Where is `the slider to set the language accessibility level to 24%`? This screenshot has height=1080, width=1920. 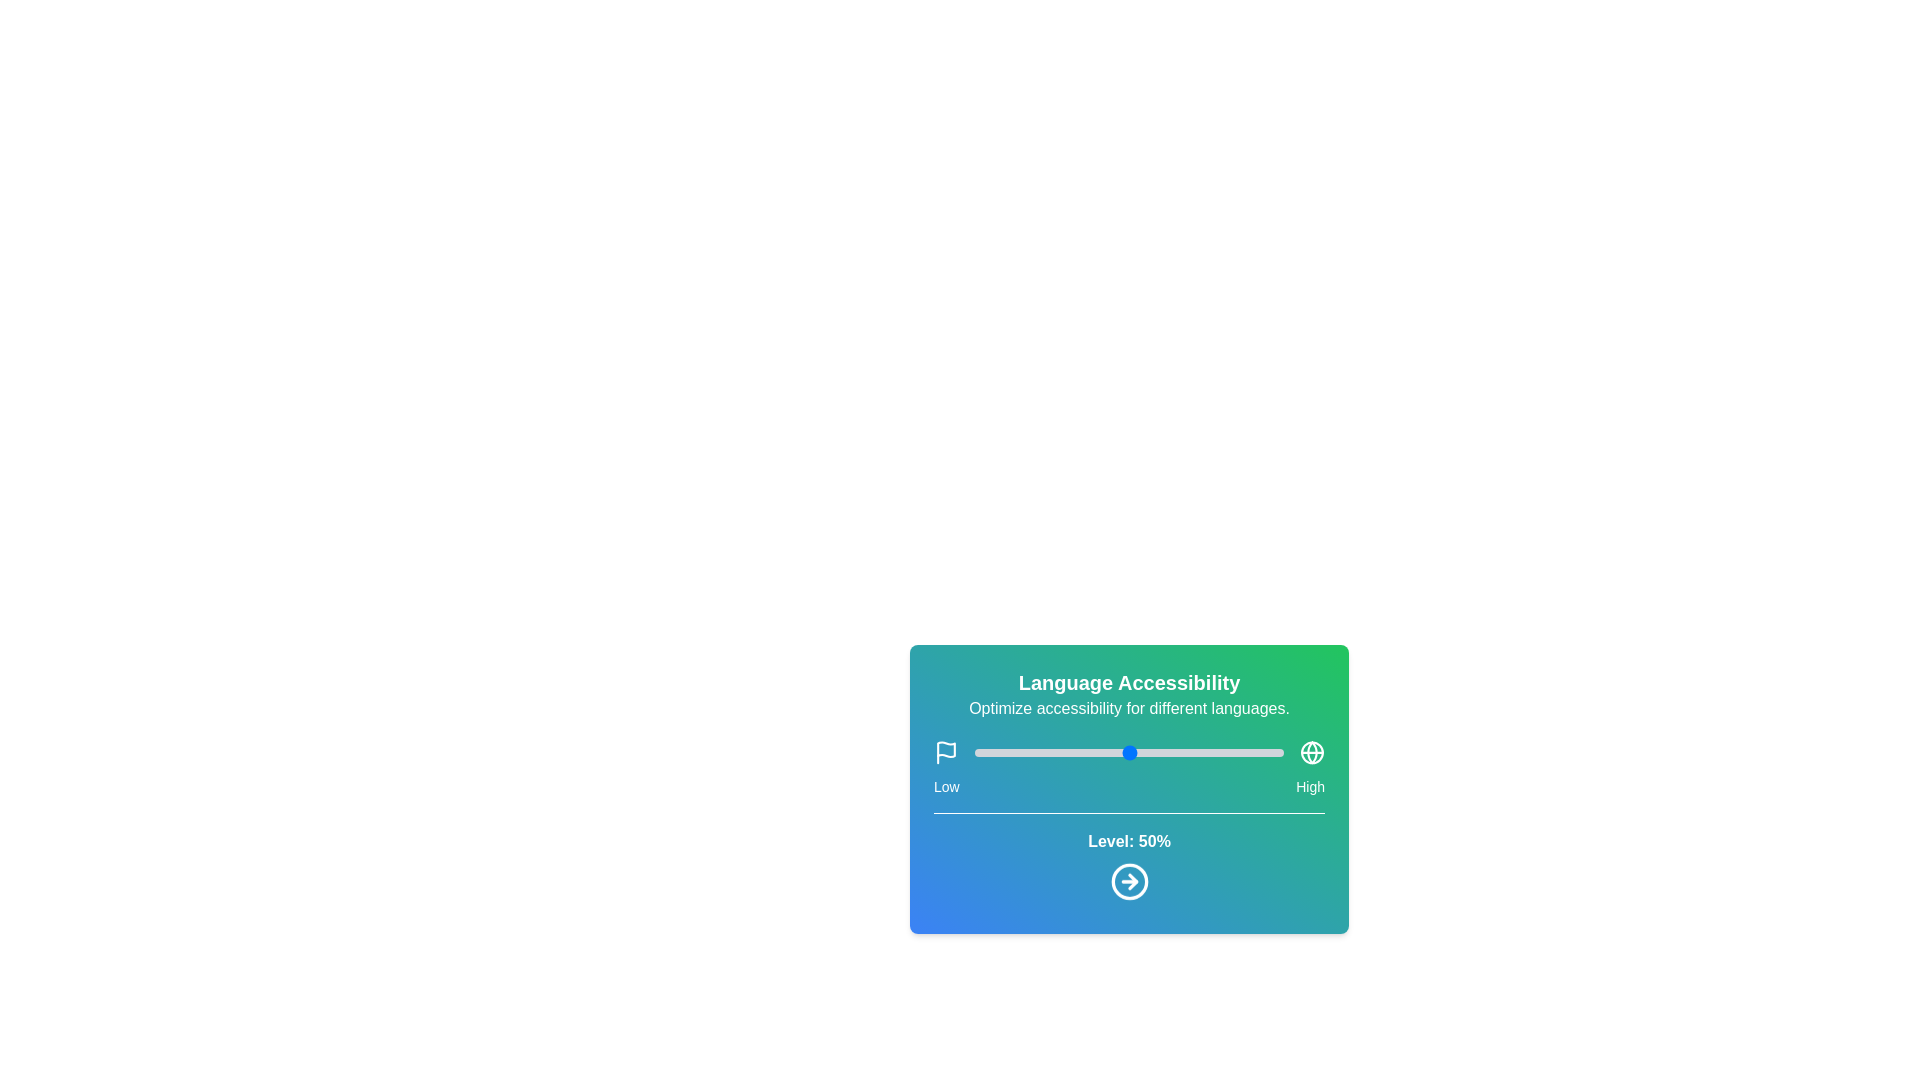
the slider to set the language accessibility level to 24% is located at coordinates (1048, 752).